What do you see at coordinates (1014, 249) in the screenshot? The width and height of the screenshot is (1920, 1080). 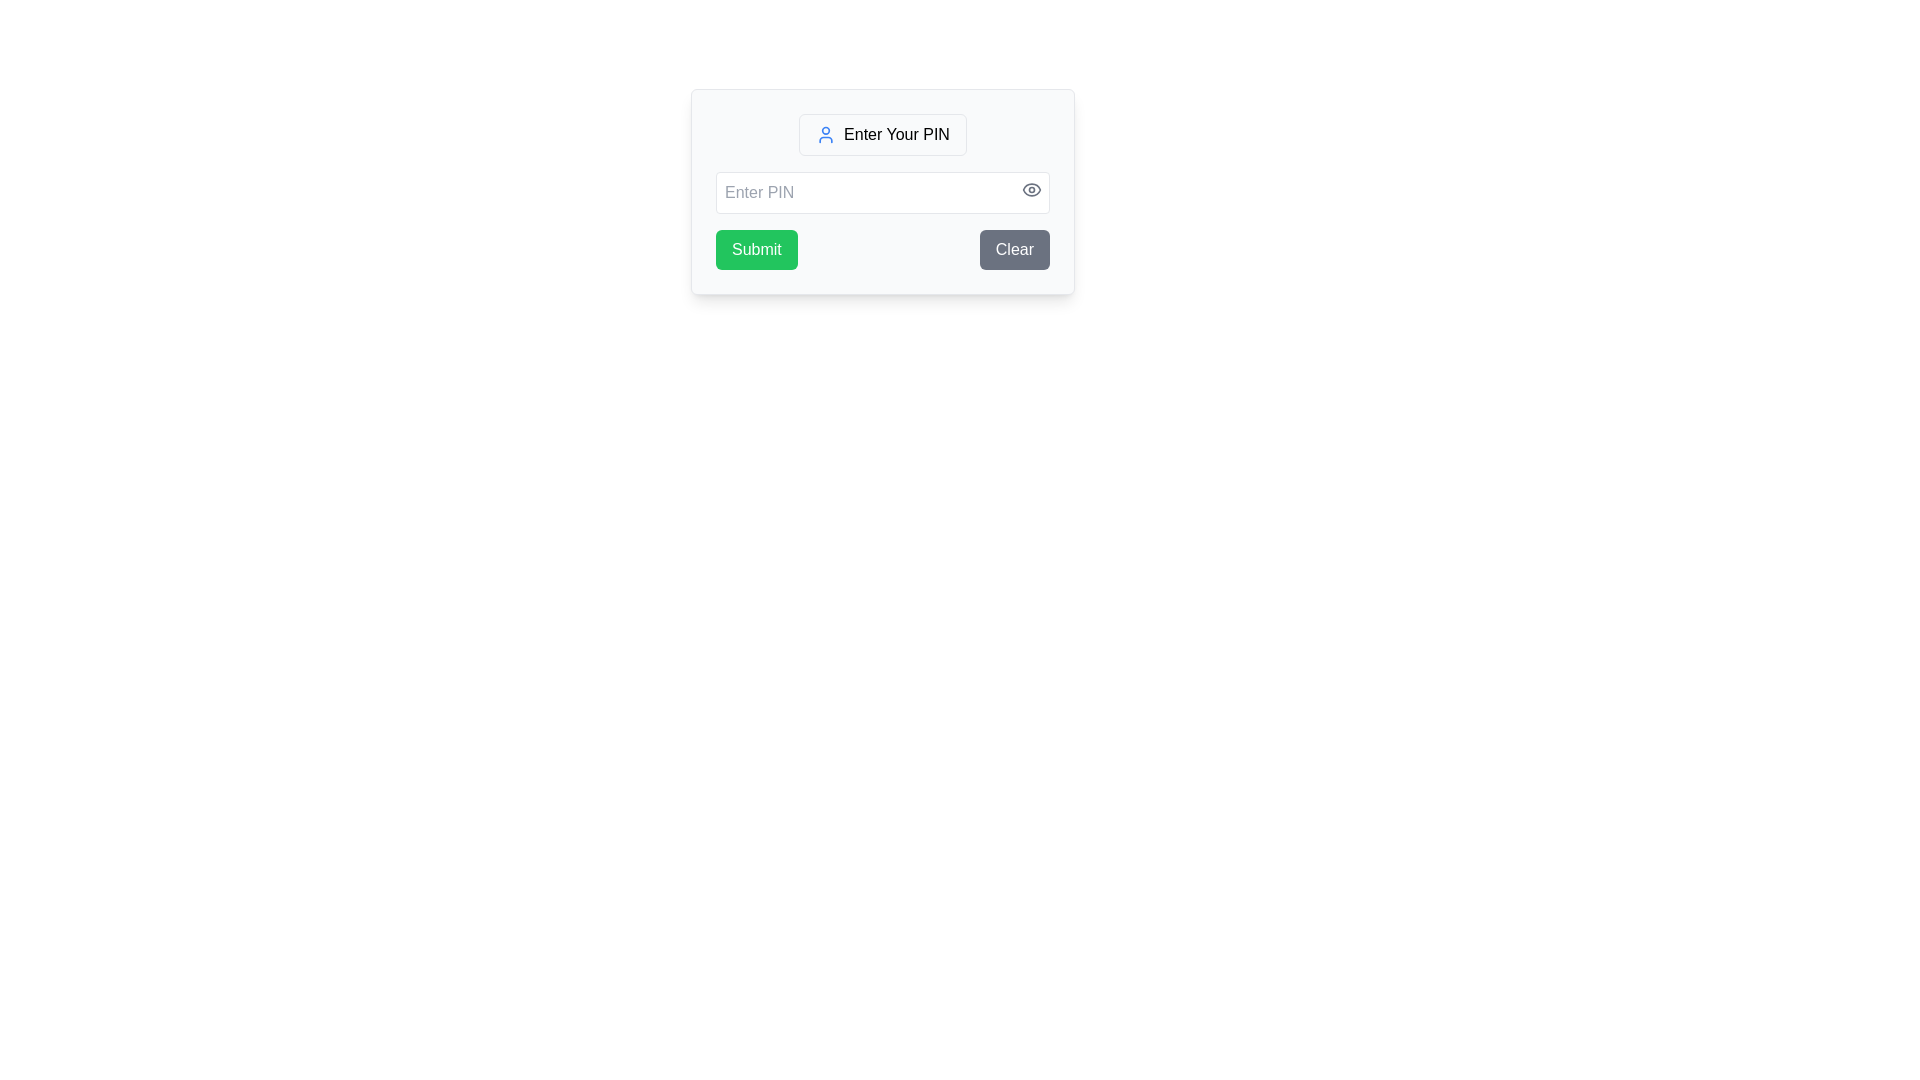 I see `the clear/reset button located at the bottom of the form interface, which is the second button on the right-hand side, to change its color` at bounding box center [1014, 249].